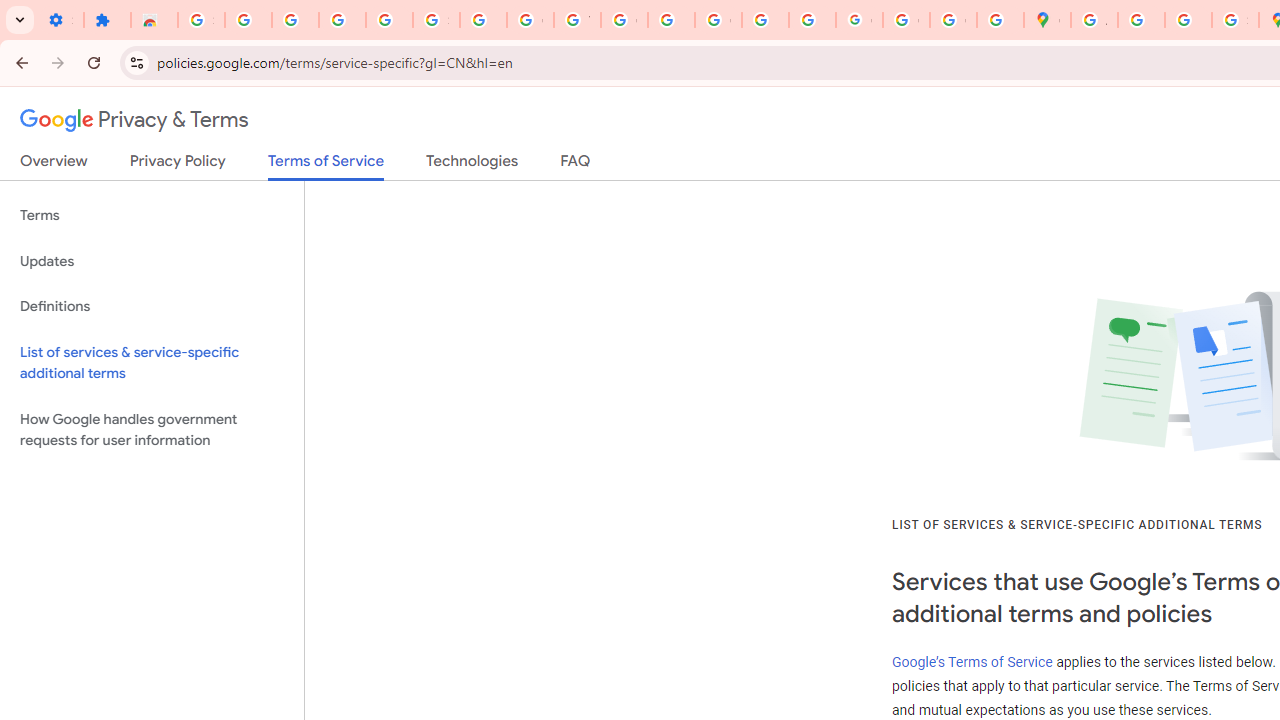 The image size is (1280, 720). What do you see at coordinates (60, 20) in the screenshot?
I see `'Settings - On startup'` at bounding box center [60, 20].